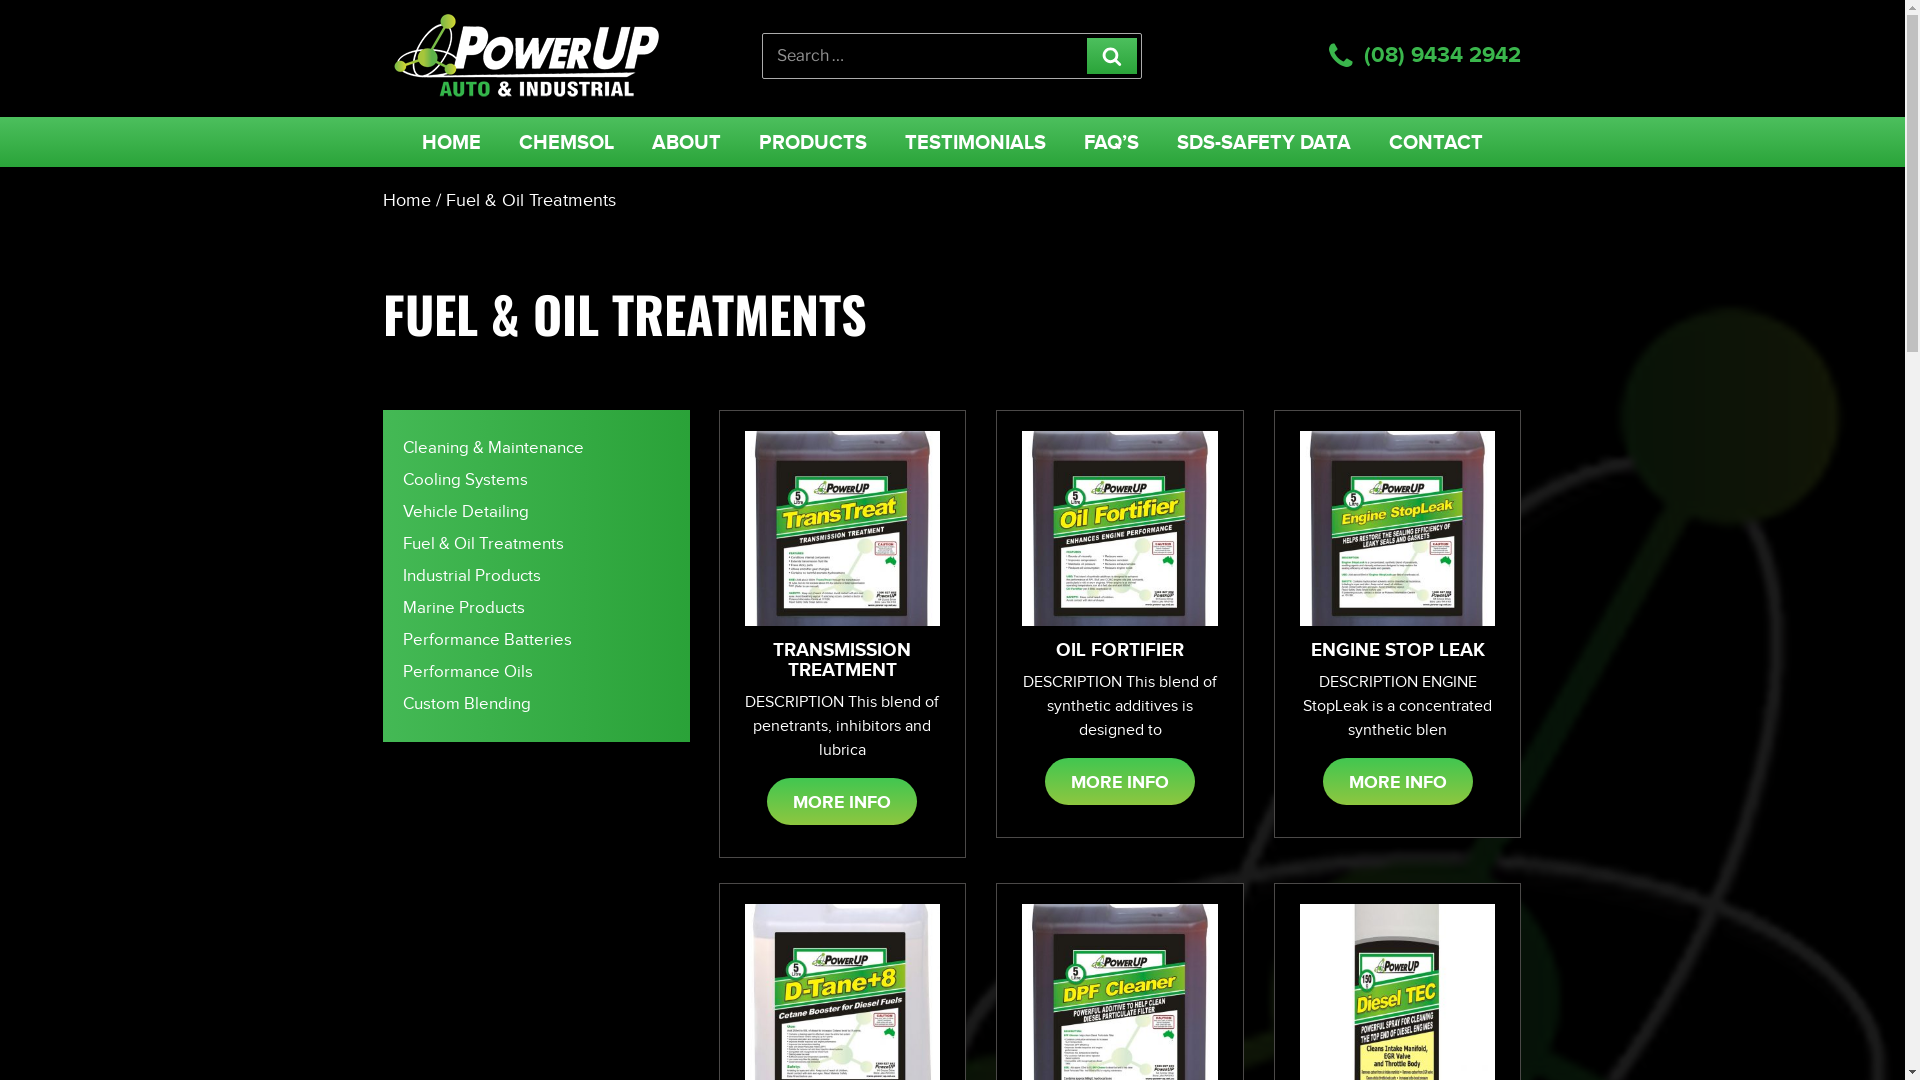 This screenshot has height=1080, width=1920. What do you see at coordinates (405, 200) in the screenshot?
I see `'Home'` at bounding box center [405, 200].